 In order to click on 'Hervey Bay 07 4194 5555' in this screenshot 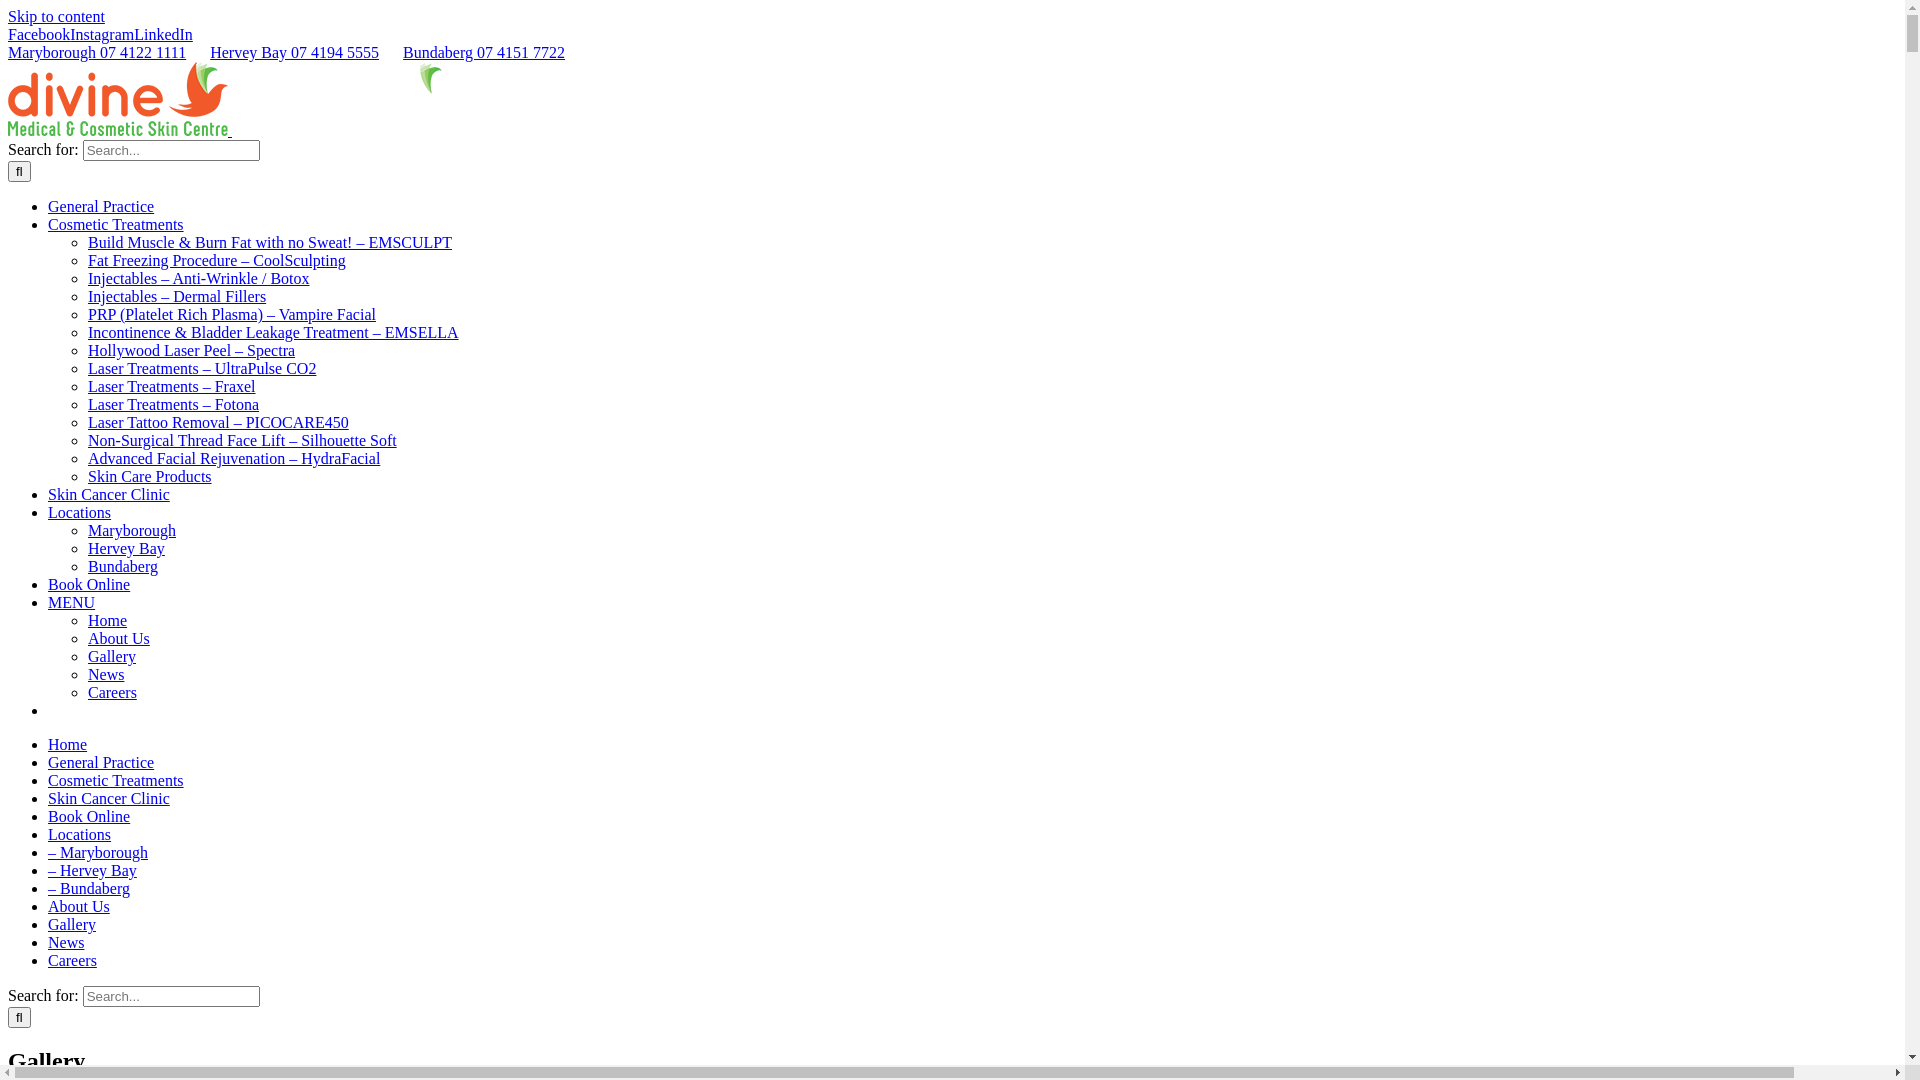, I will do `click(293, 51)`.